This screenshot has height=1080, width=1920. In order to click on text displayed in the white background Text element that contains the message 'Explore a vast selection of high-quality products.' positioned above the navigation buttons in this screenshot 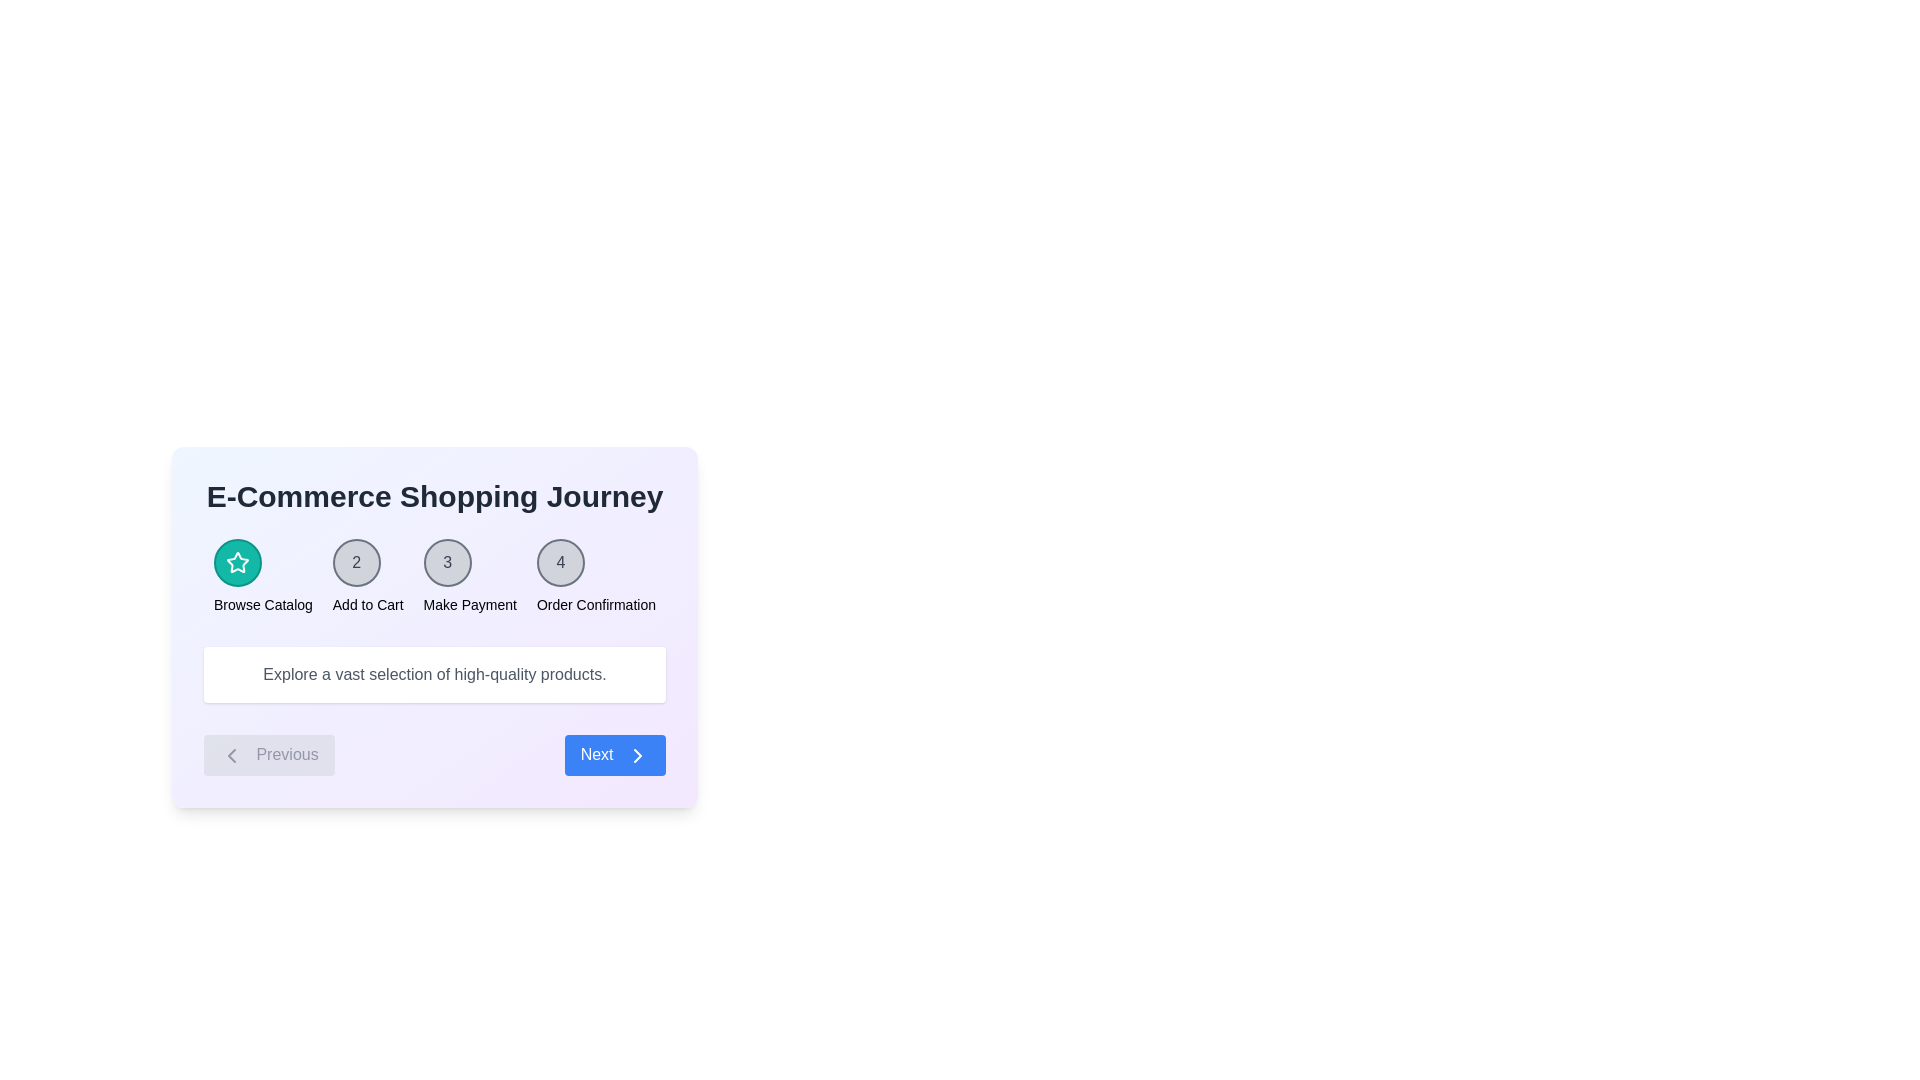, I will do `click(434, 675)`.